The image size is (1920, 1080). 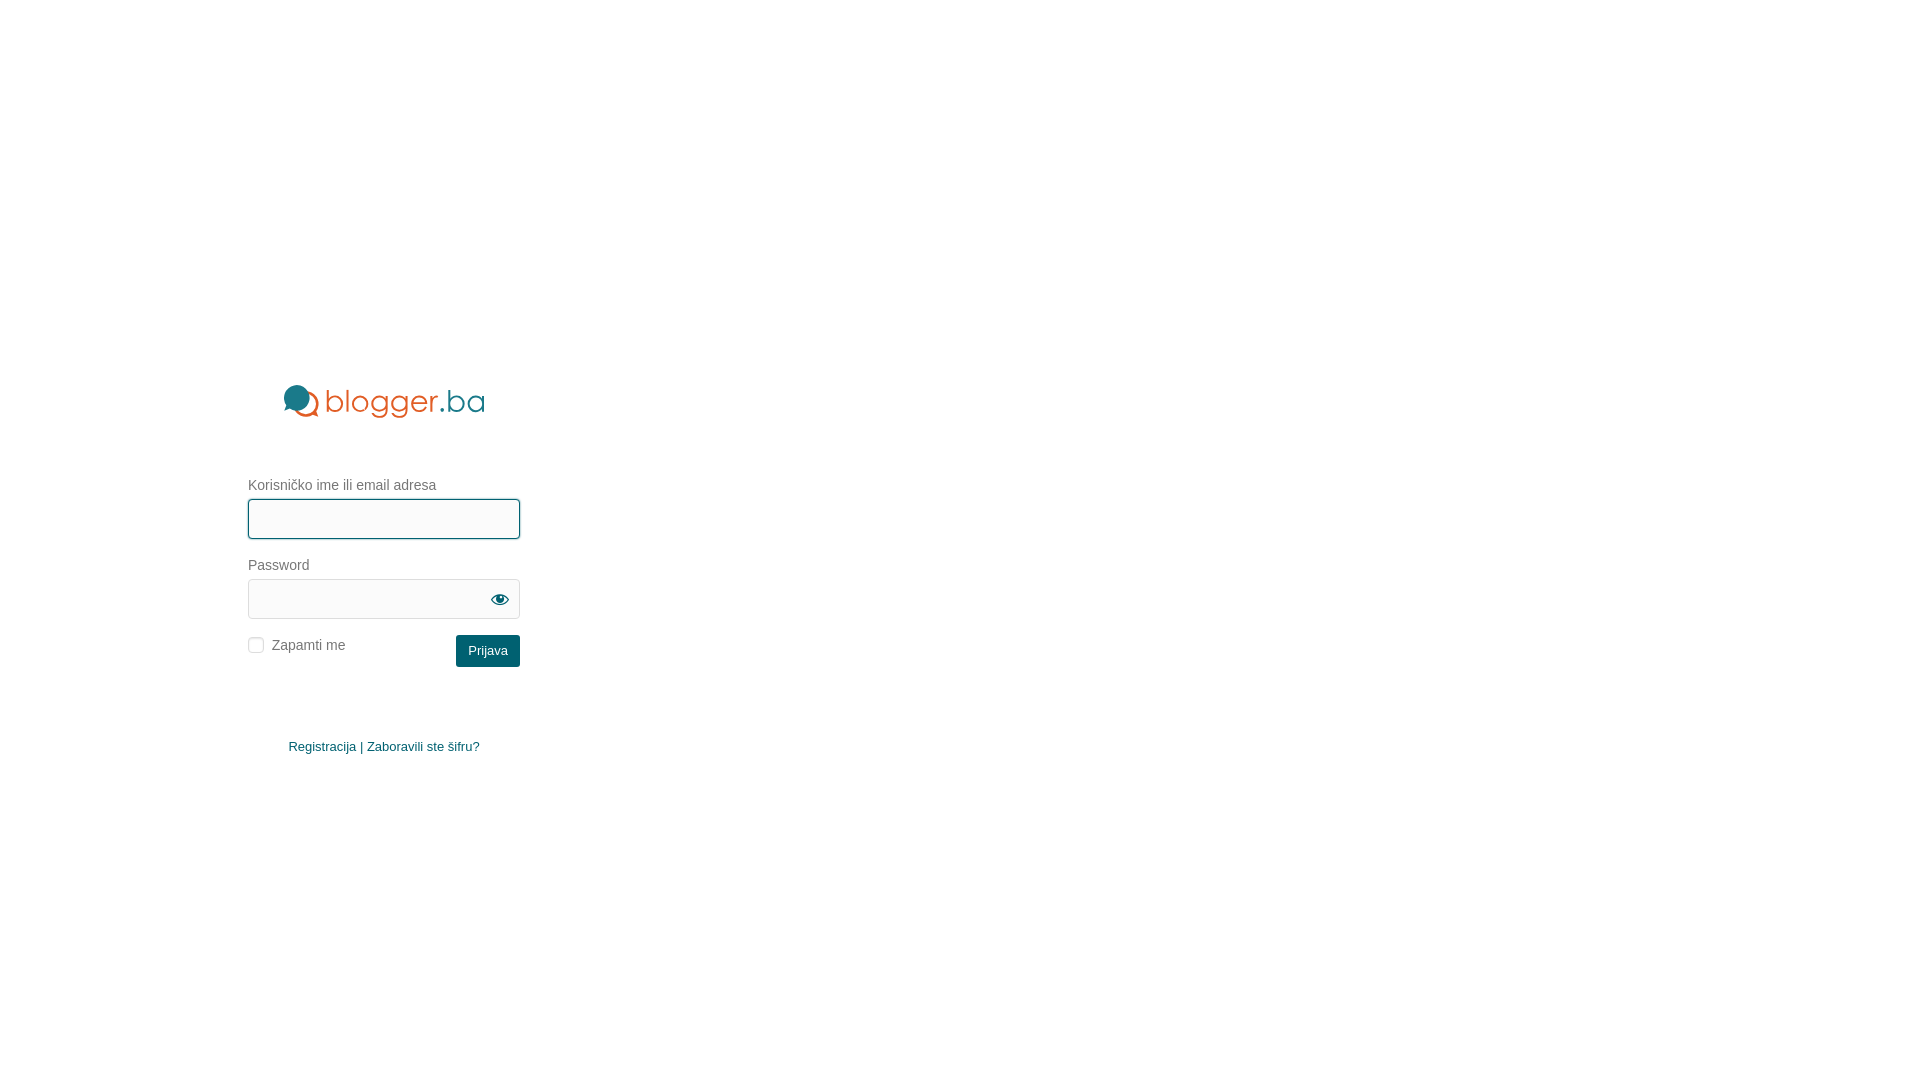 I want to click on 'Prijava', so click(x=455, y=651).